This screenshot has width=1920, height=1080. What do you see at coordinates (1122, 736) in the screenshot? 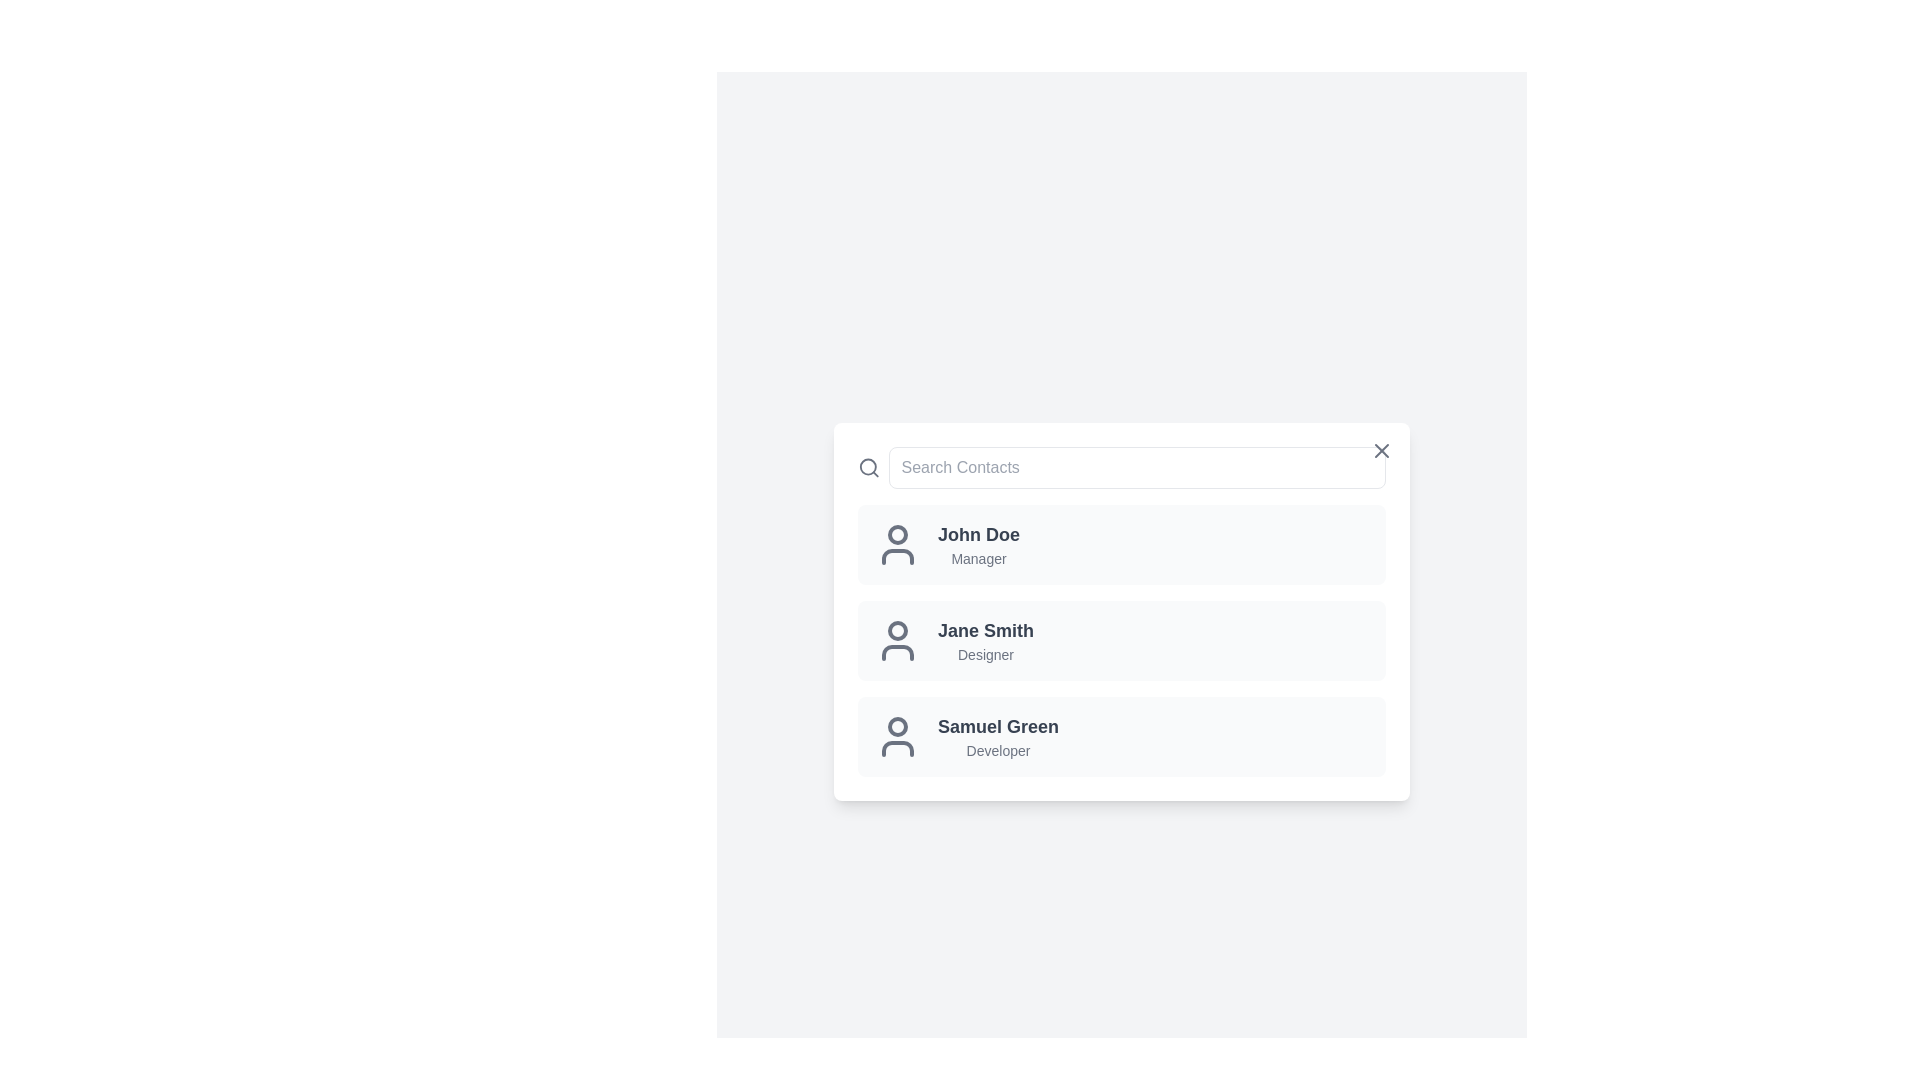
I see `the contact Samuel Green from the list` at bounding box center [1122, 736].